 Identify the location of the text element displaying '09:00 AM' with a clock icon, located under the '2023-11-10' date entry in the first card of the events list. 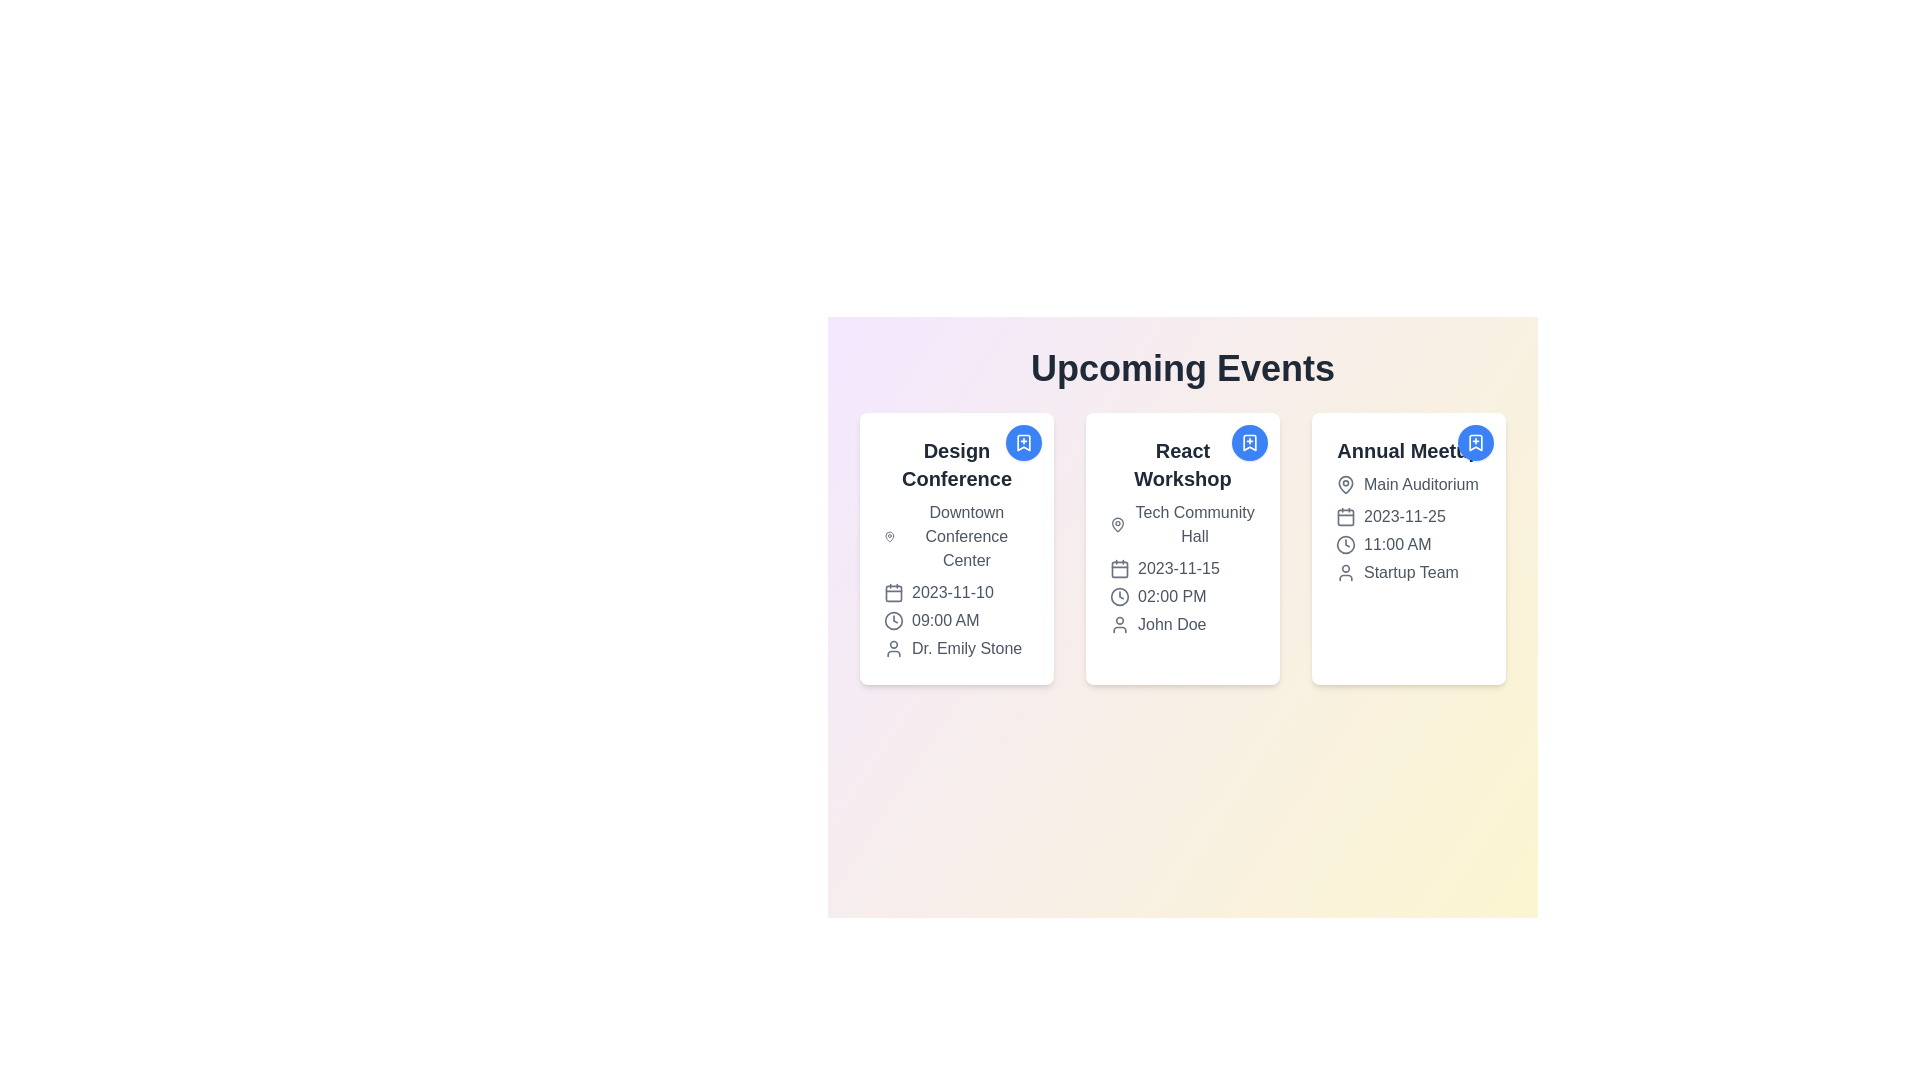
(955, 620).